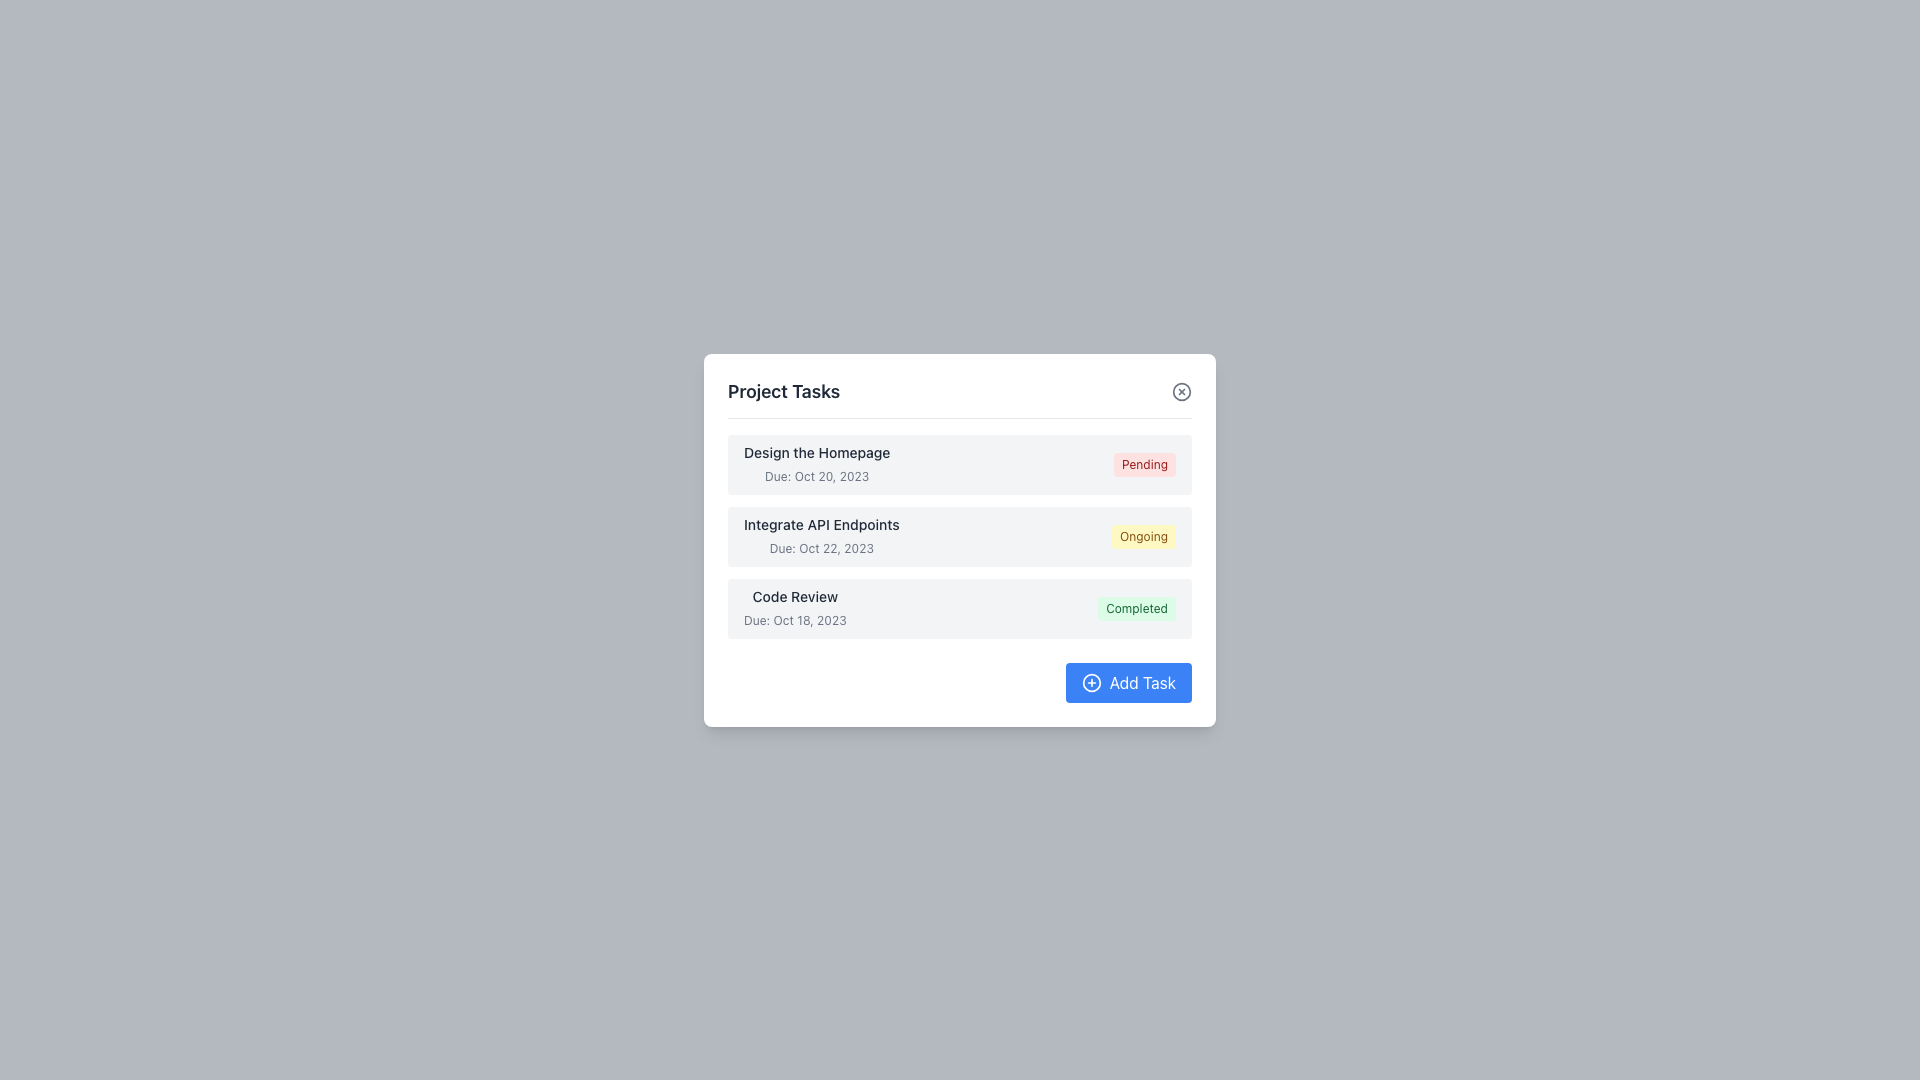 This screenshot has width=1920, height=1080. I want to click on the 'Ongoing' status badge located in the lower-right corner of the task details row for the task titled 'Integrate API Endpoints', so click(1143, 535).